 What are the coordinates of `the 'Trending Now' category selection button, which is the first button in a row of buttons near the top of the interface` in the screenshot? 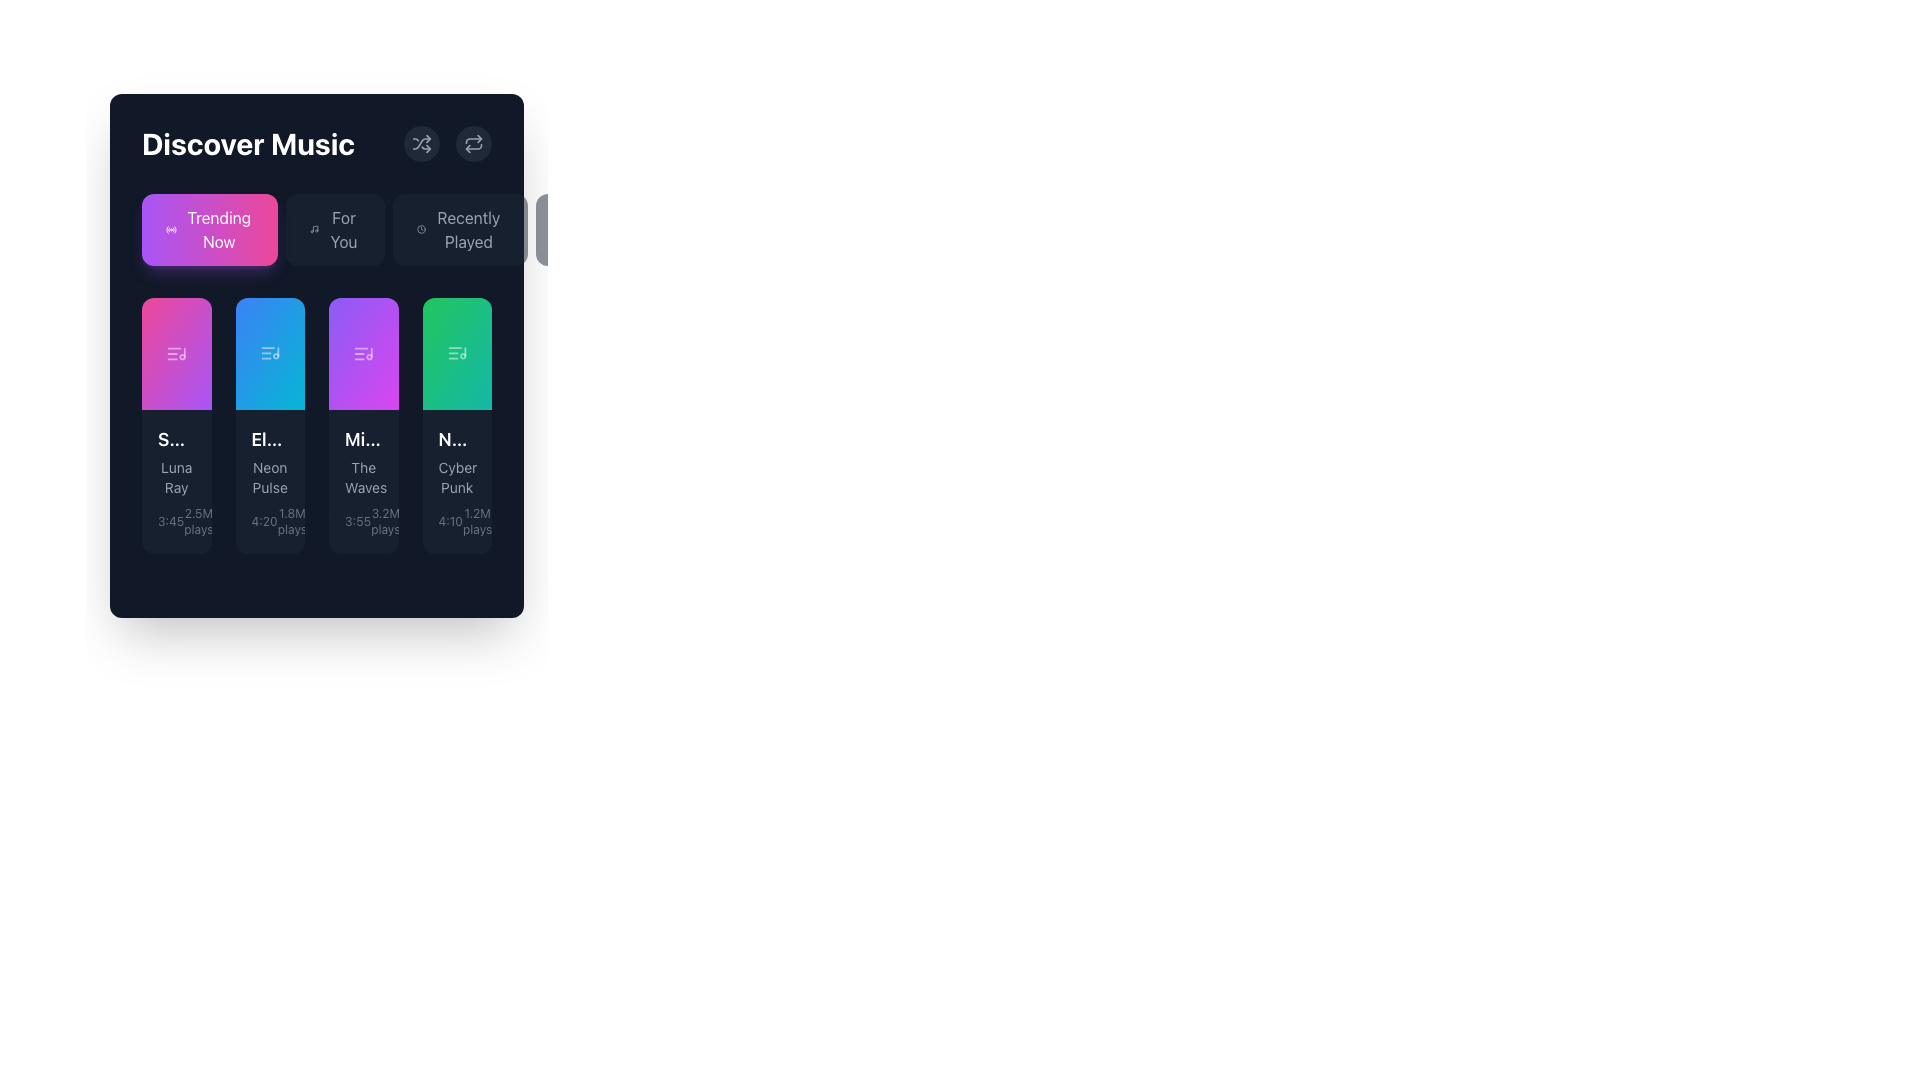 It's located at (219, 229).